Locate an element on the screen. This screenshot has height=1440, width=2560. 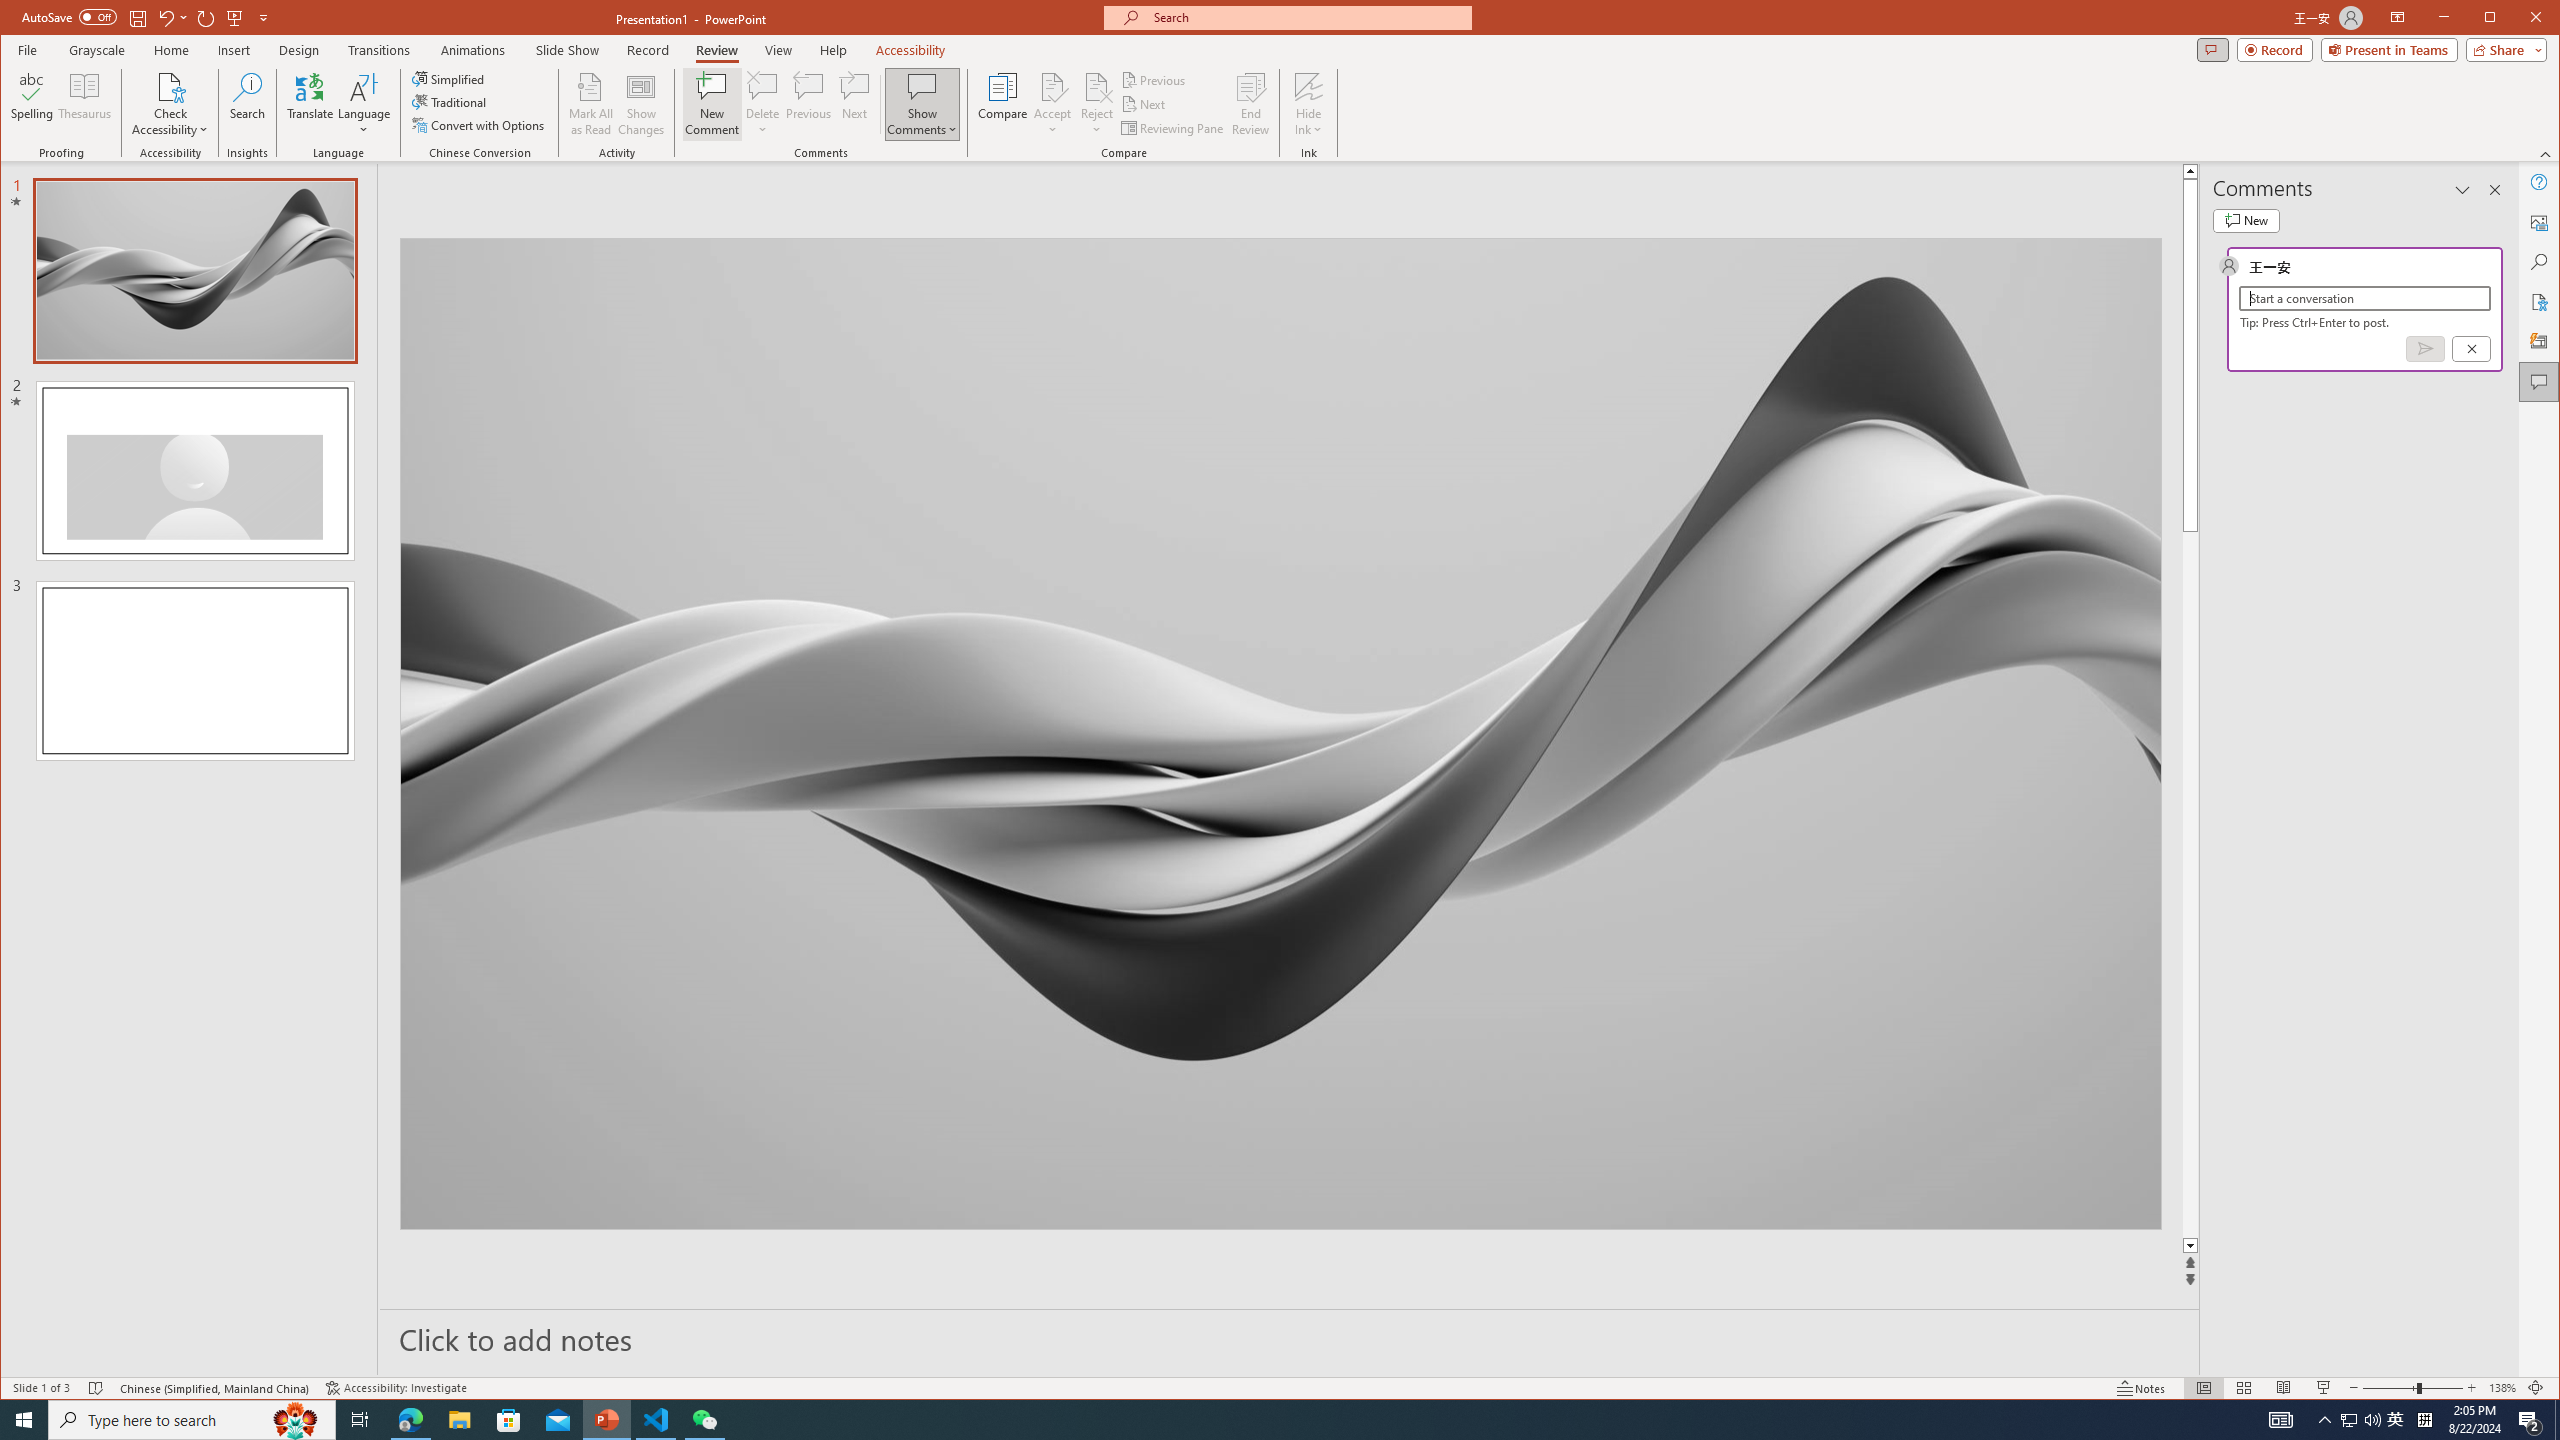
'Start a conversation' is located at coordinates (2364, 298).